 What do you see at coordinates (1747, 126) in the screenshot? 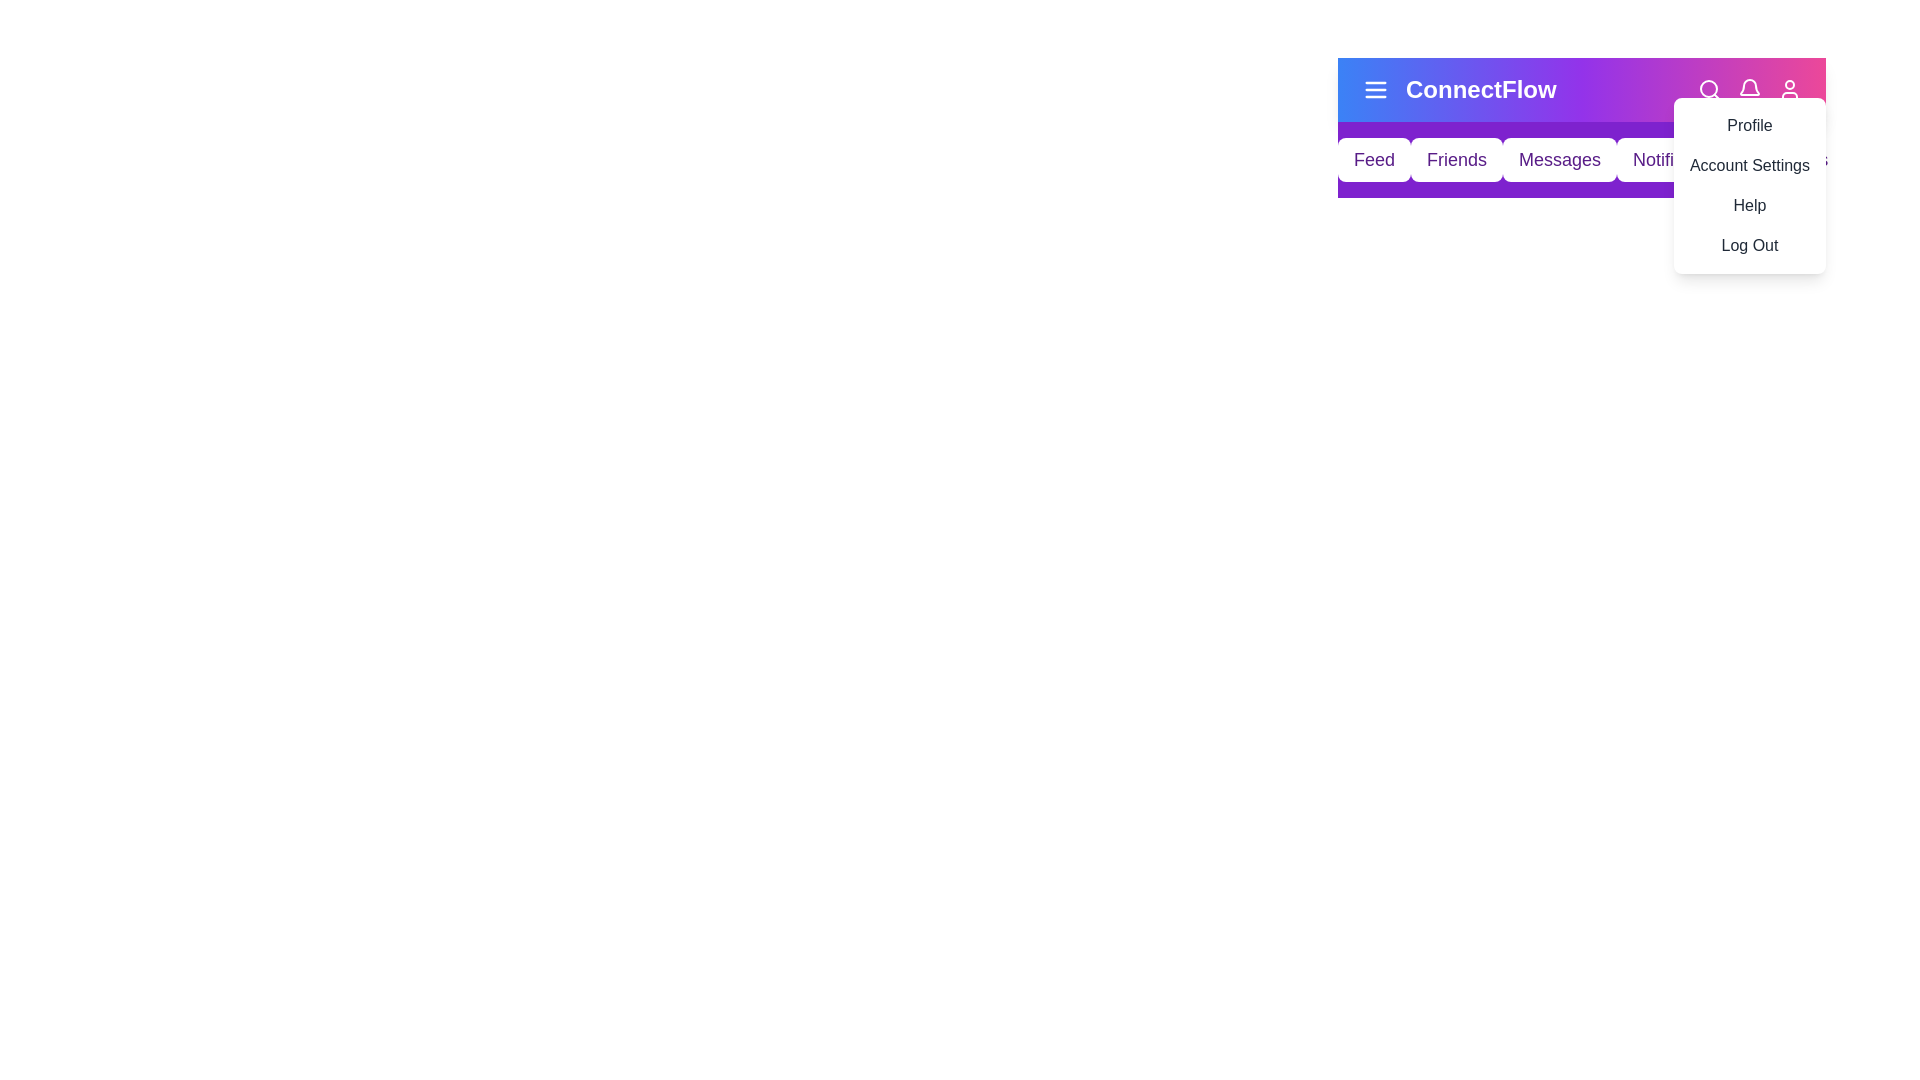
I see `the Profile in the profile menu` at bounding box center [1747, 126].